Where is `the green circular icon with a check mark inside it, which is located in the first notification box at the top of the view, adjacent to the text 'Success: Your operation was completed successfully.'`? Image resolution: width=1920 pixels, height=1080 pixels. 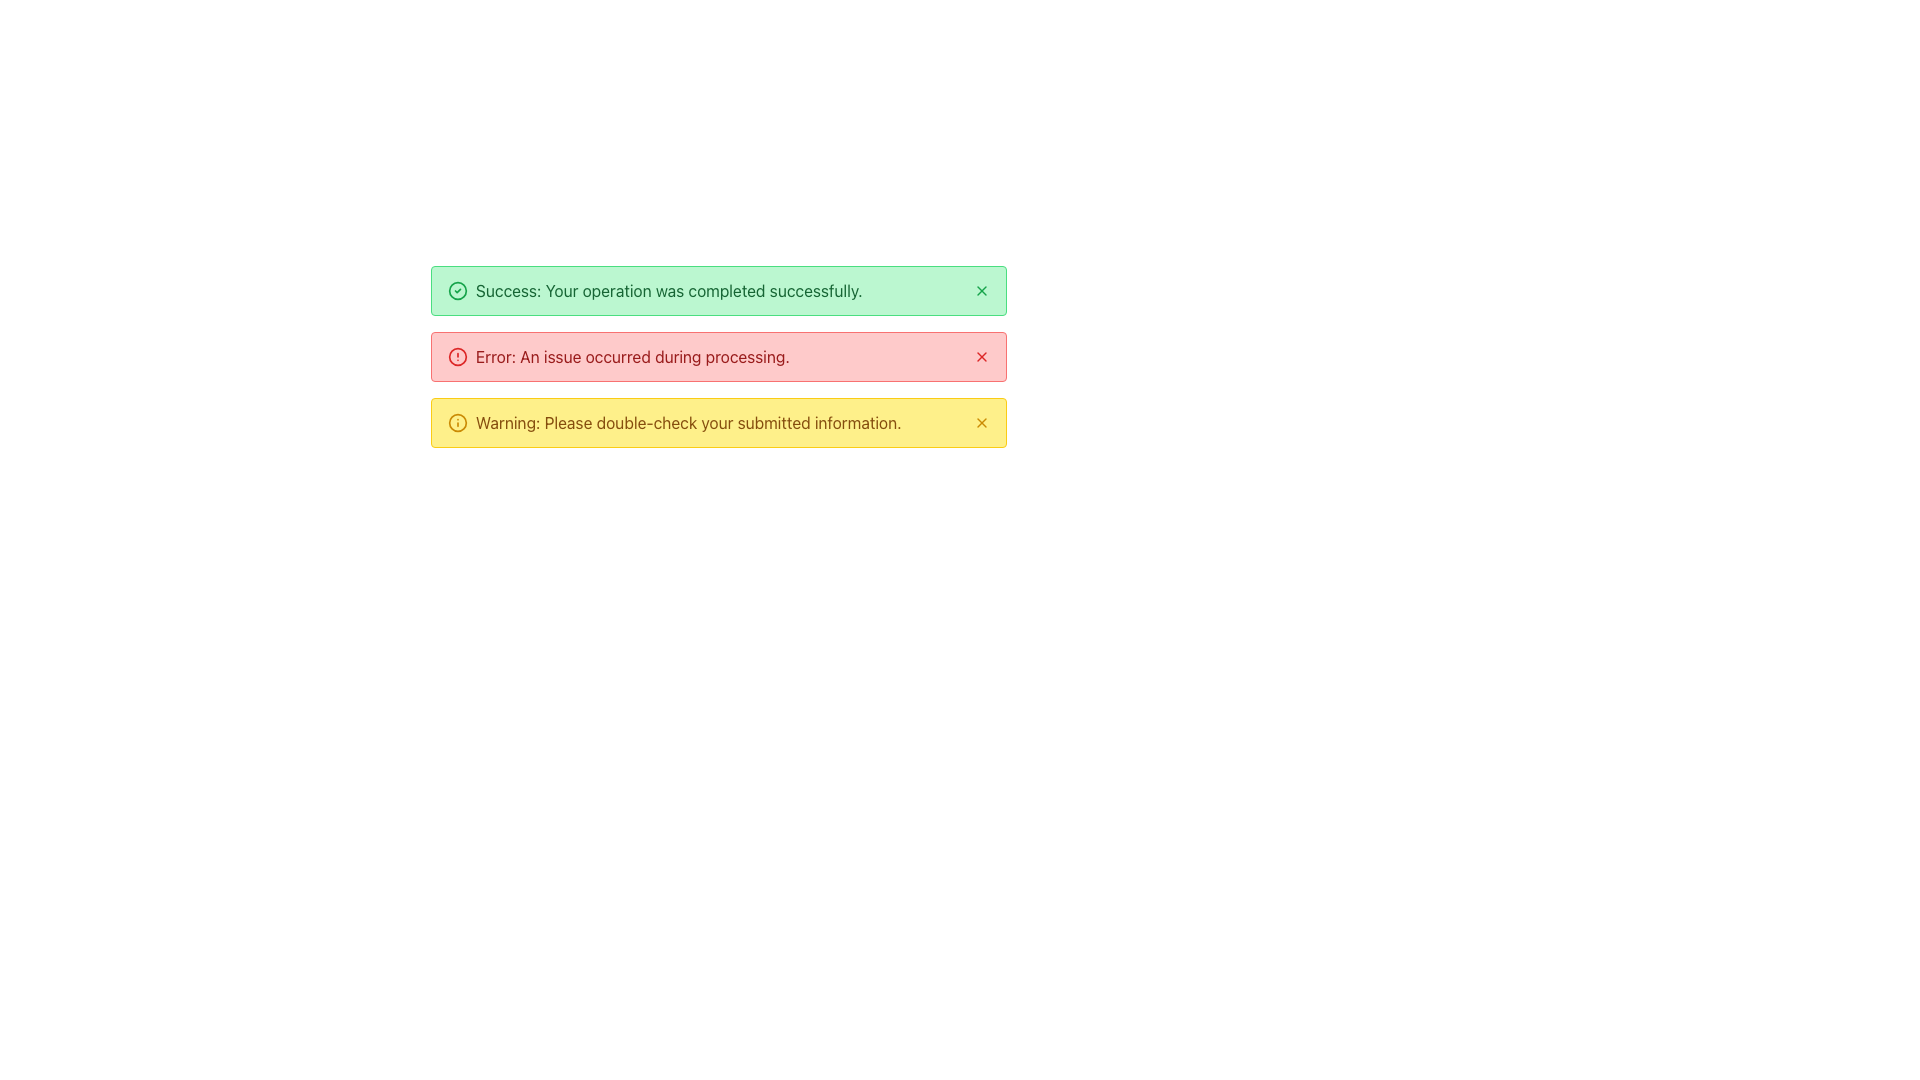 the green circular icon with a check mark inside it, which is located in the first notification box at the top of the view, adjacent to the text 'Success: Your operation was completed successfully.' is located at coordinates (456, 290).